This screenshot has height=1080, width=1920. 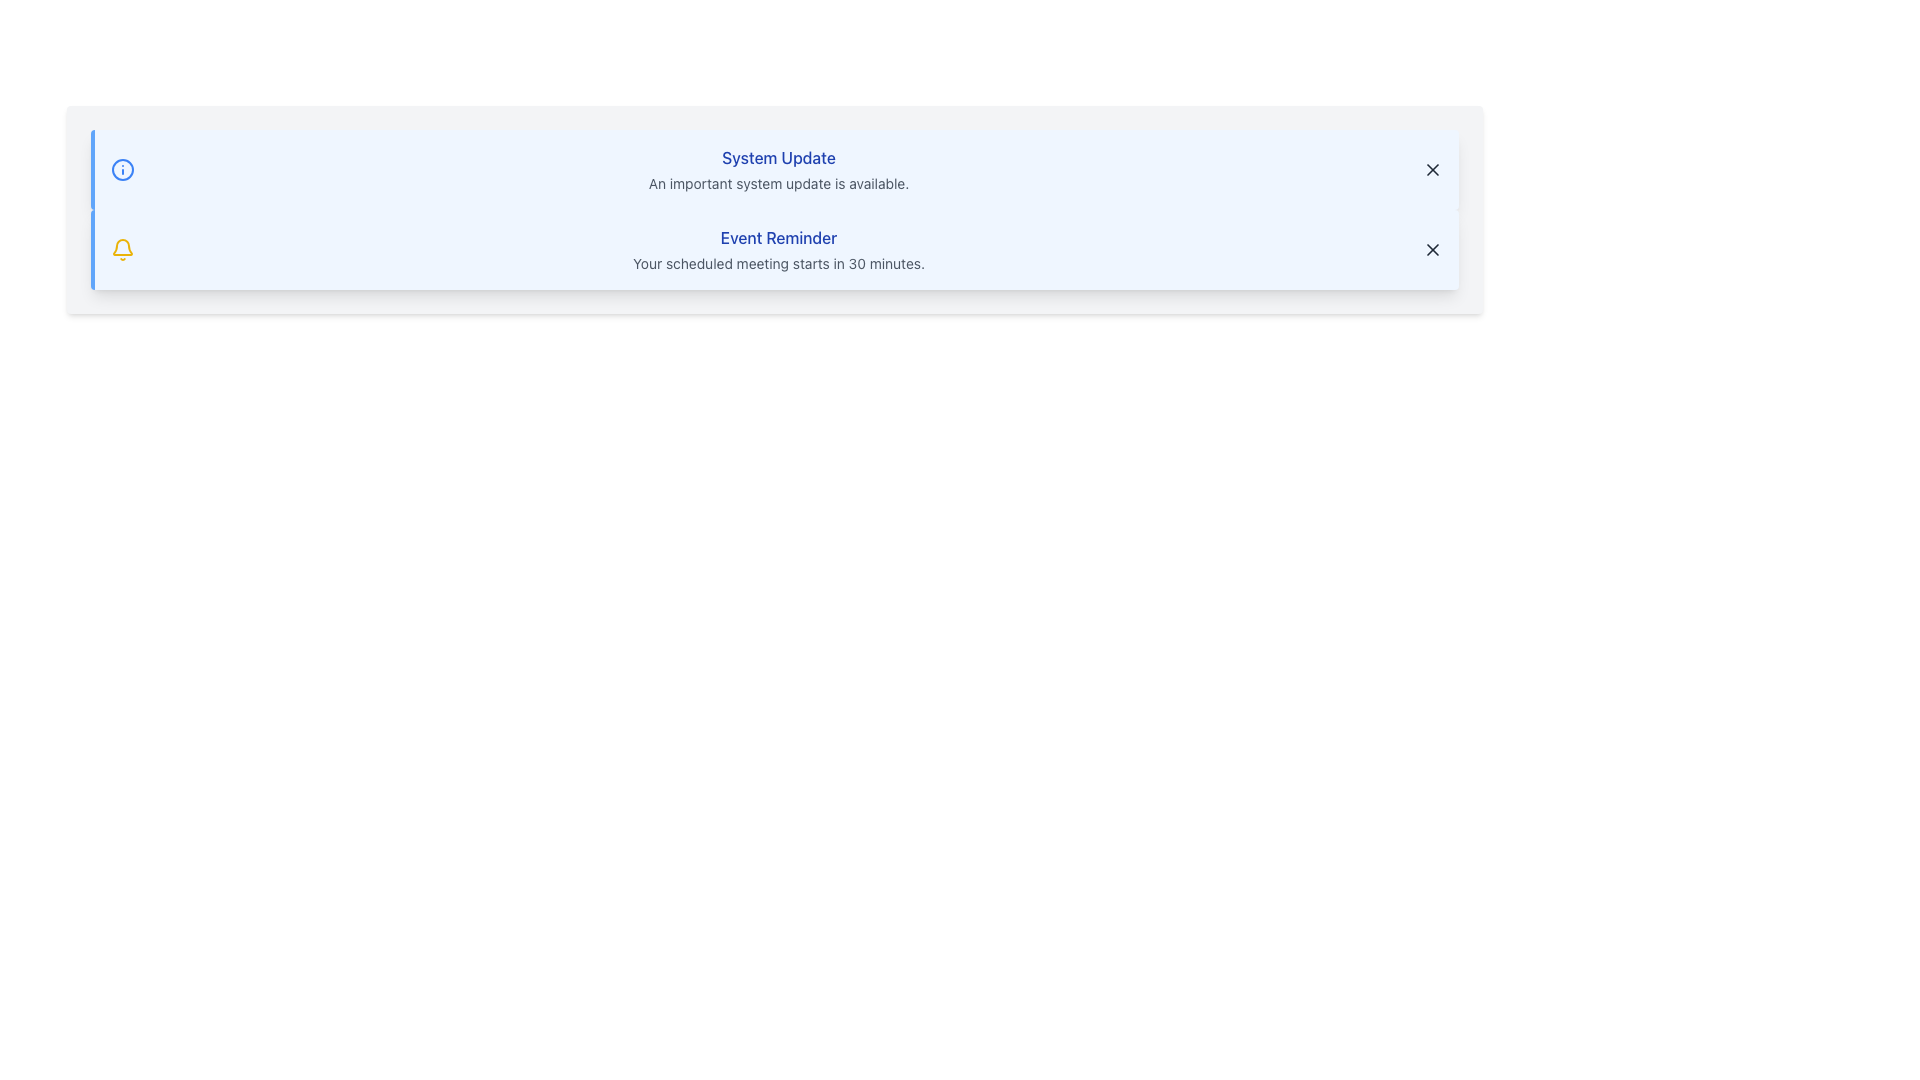 I want to click on the Notification Banner with the title 'System Update', so click(x=773, y=168).